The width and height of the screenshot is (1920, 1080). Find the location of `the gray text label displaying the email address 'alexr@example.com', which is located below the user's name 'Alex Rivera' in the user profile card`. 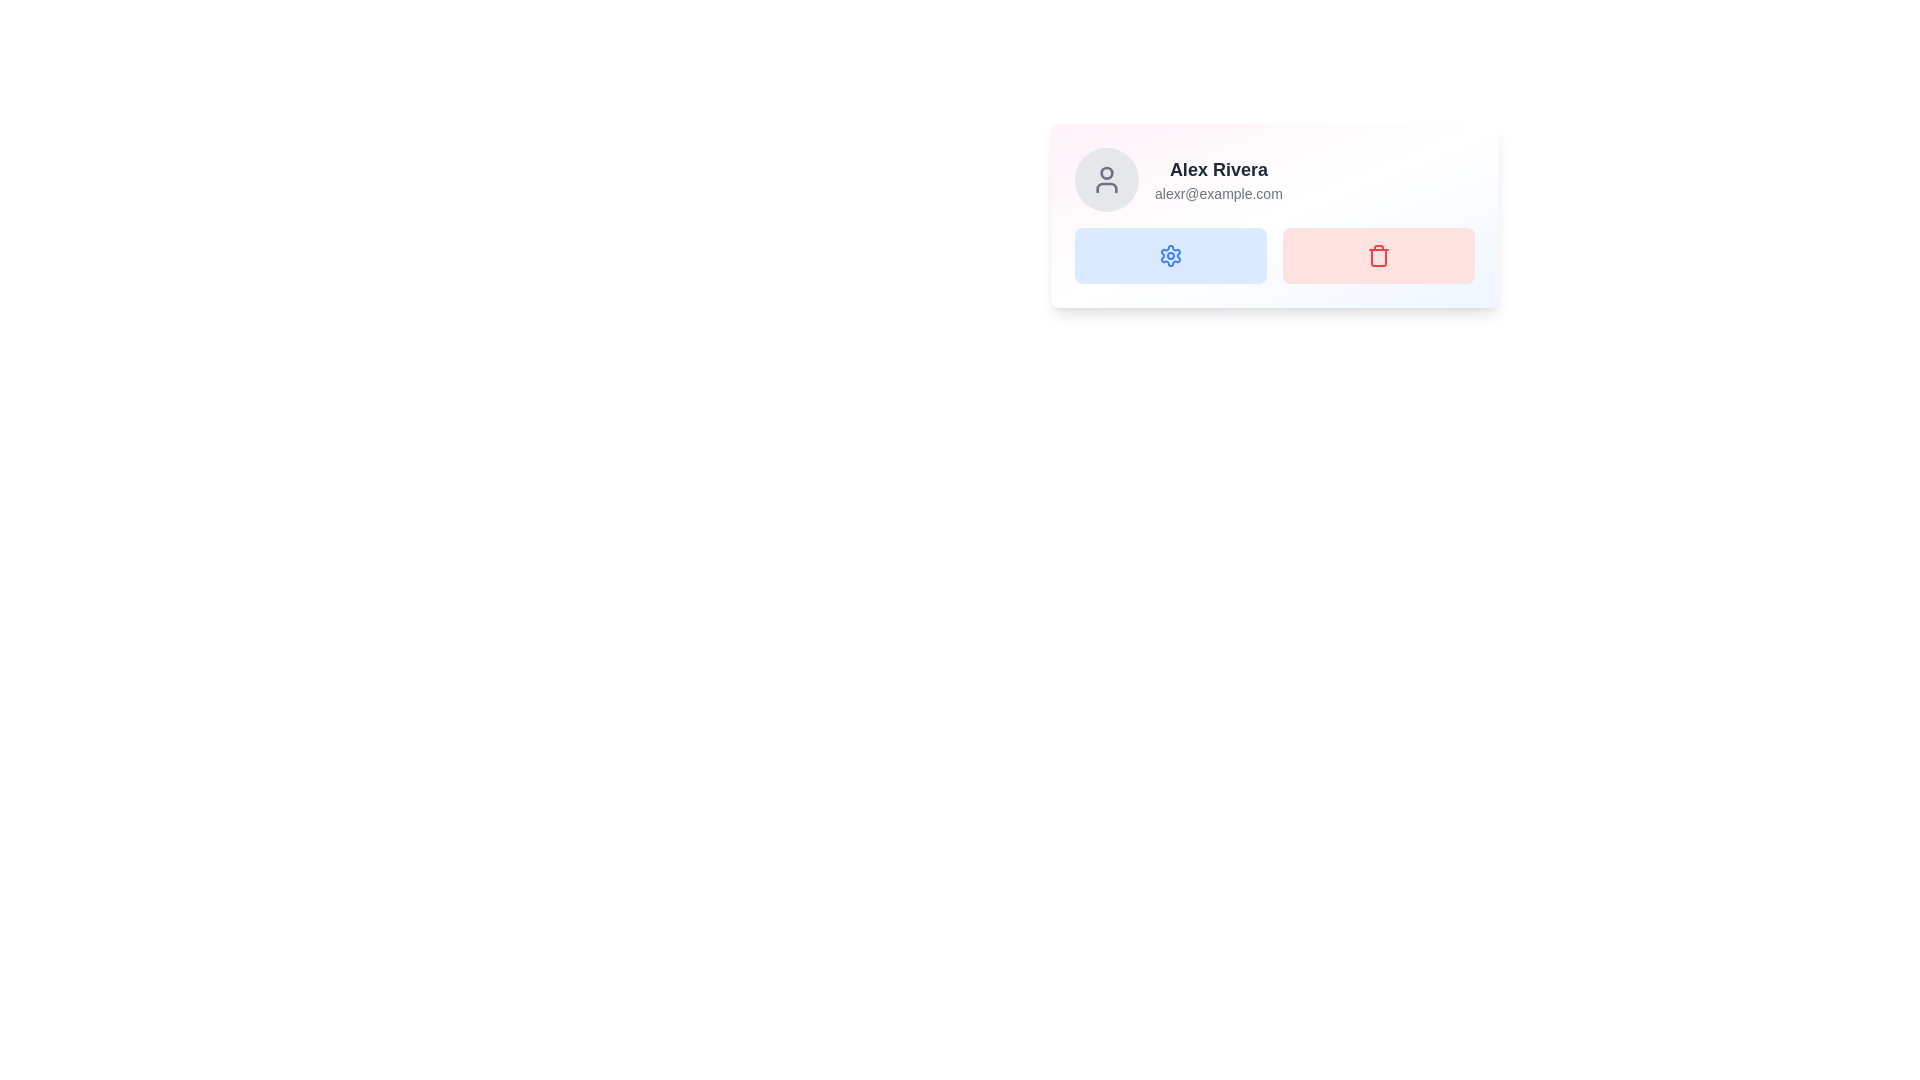

the gray text label displaying the email address 'alexr@example.com', which is located below the user's name 'Alex Rivera' in the user profile card is located at coordinates (1217, 193).